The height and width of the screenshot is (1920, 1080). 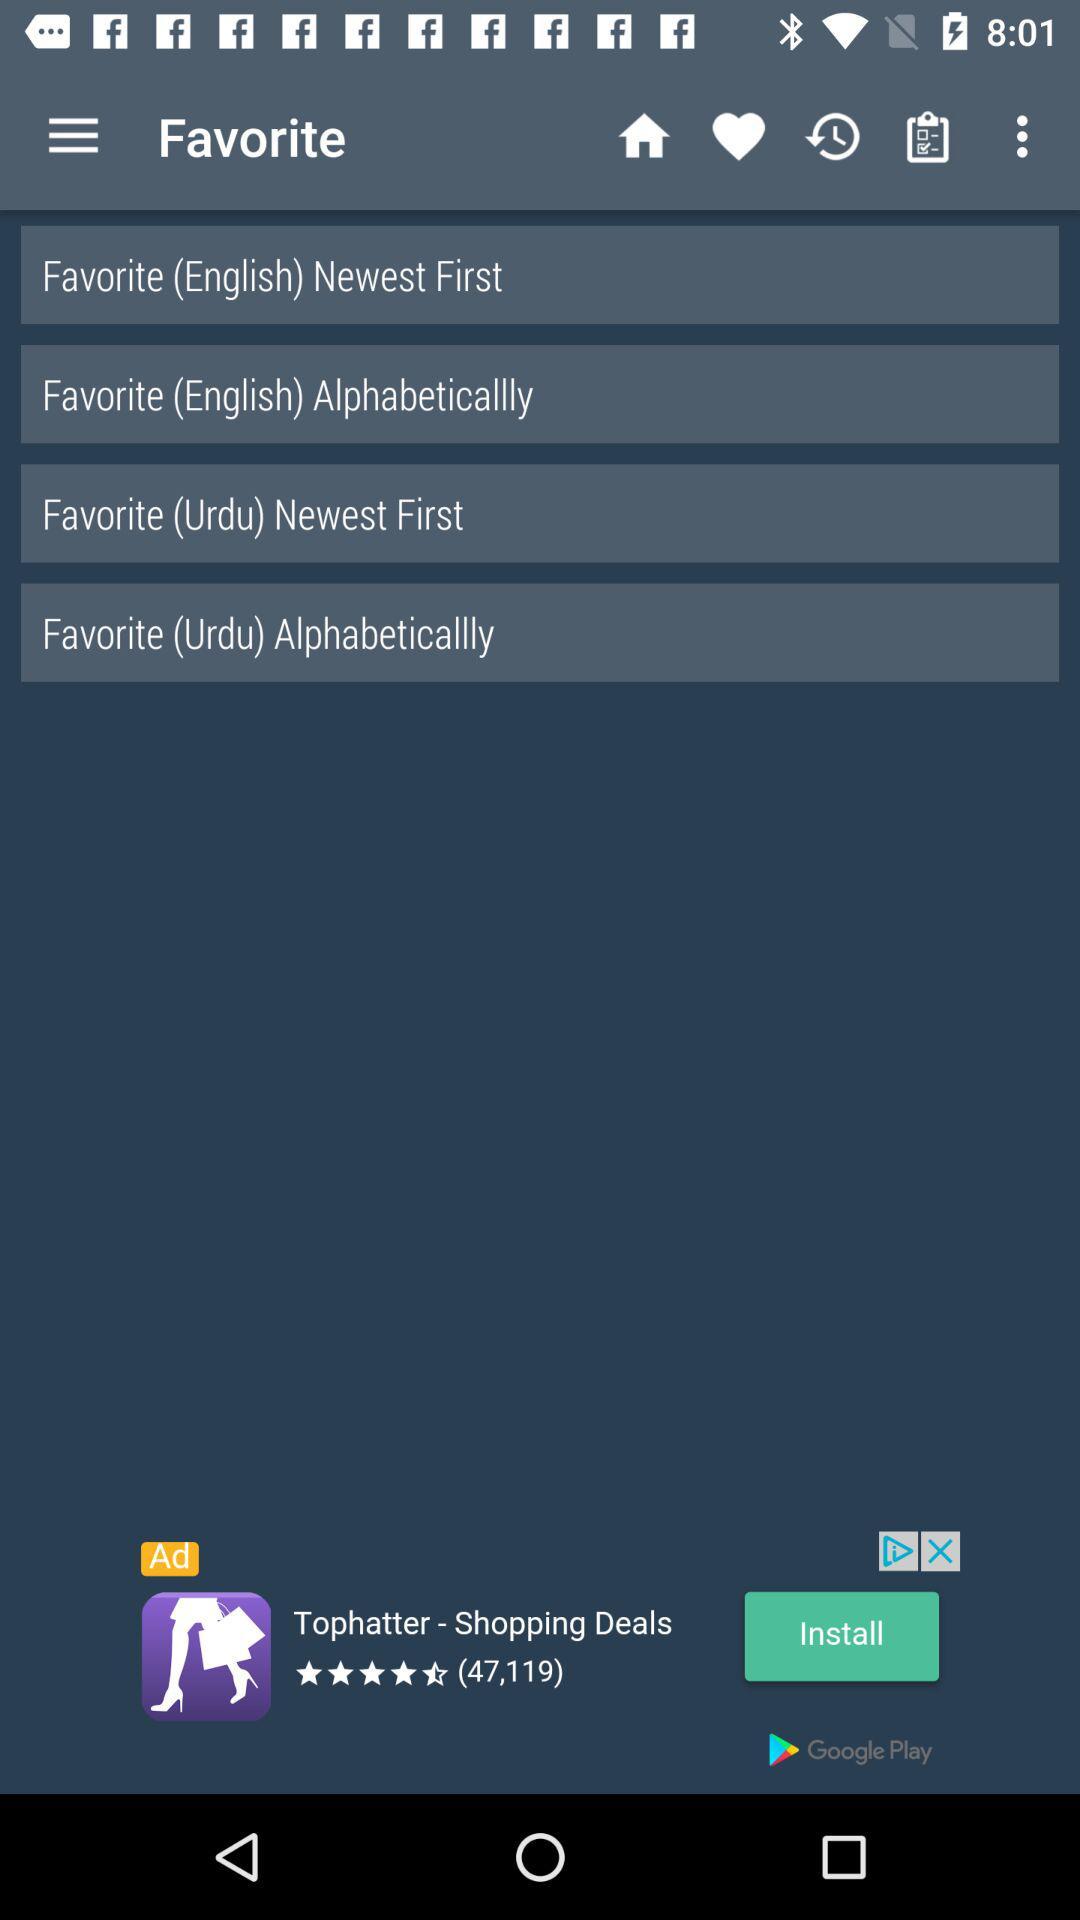 What do you see at coordinates (540, 1662) in the screenshot?
I see `advertisement` at bounding box center [540, 1662].